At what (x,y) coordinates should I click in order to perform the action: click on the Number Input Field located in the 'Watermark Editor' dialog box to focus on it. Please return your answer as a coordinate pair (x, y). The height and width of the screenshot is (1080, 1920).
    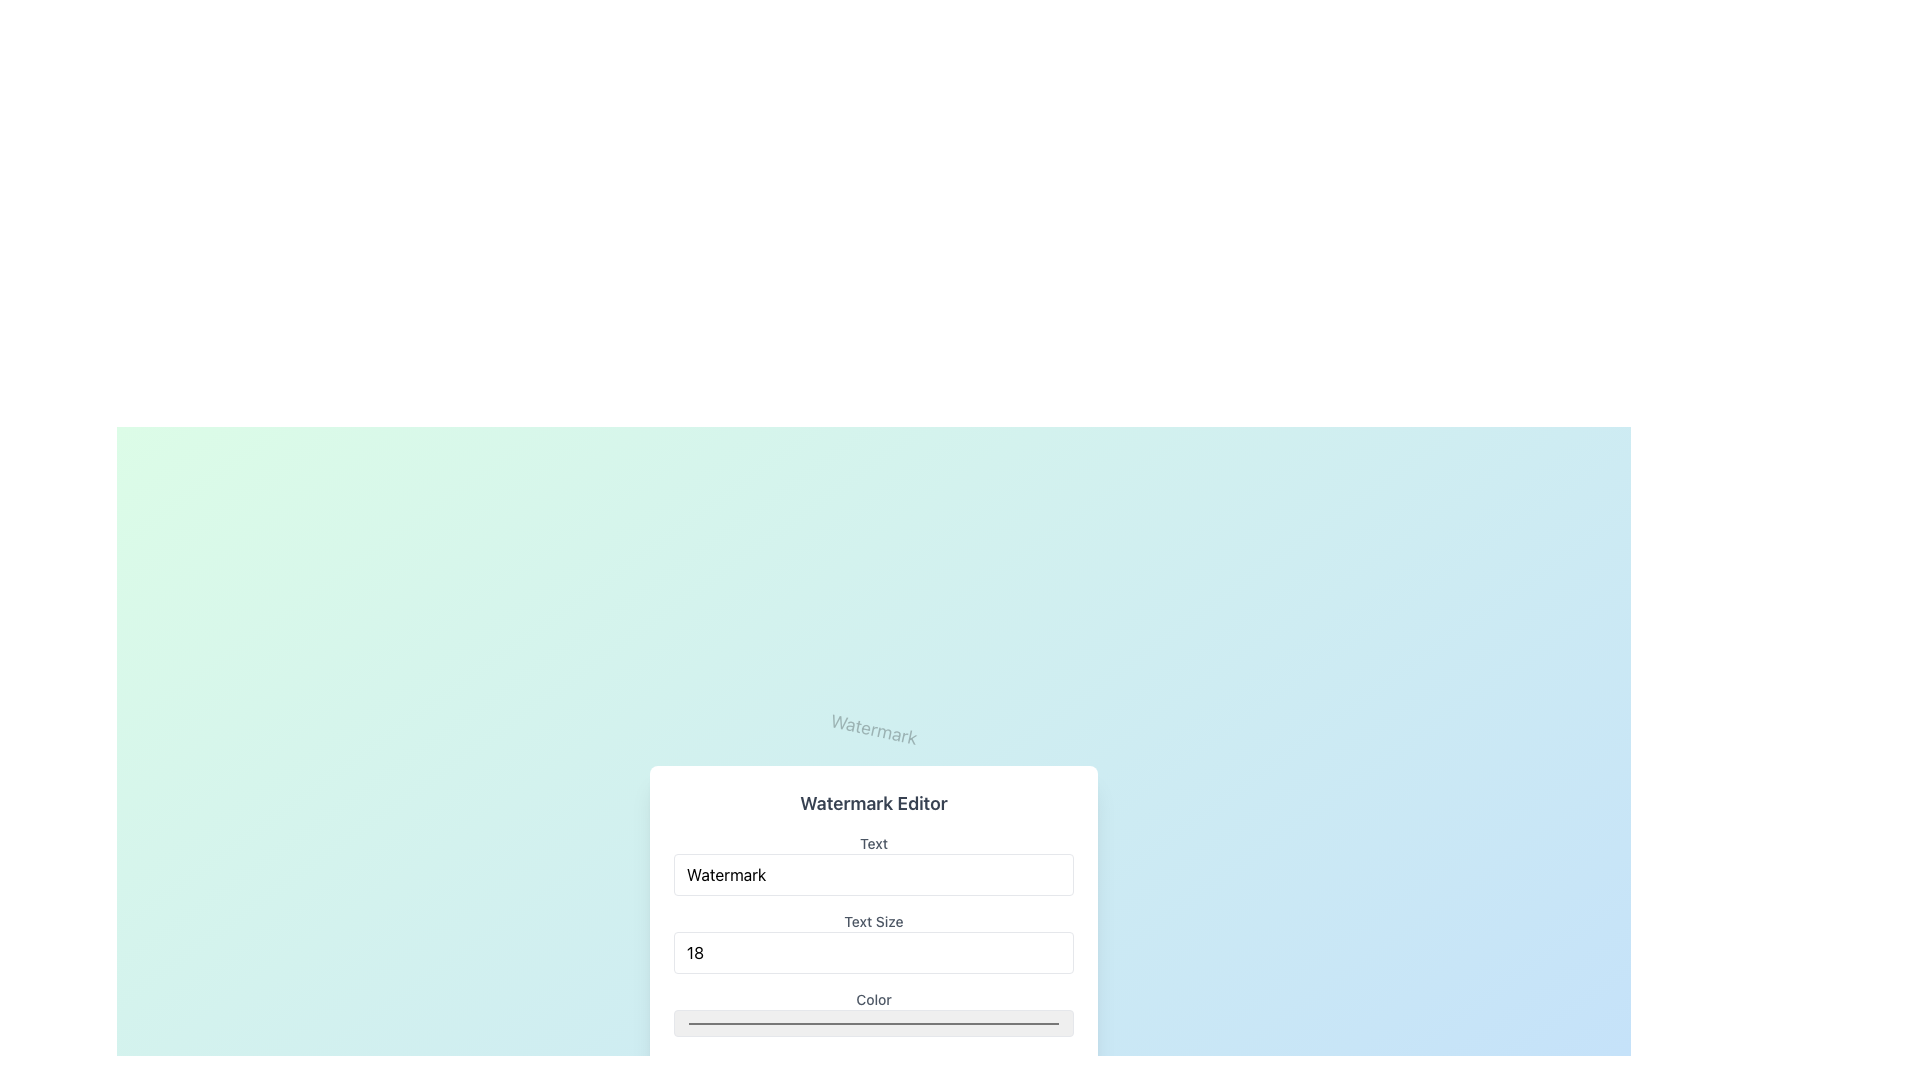
    Looking at the image, I should click on (873, 951).